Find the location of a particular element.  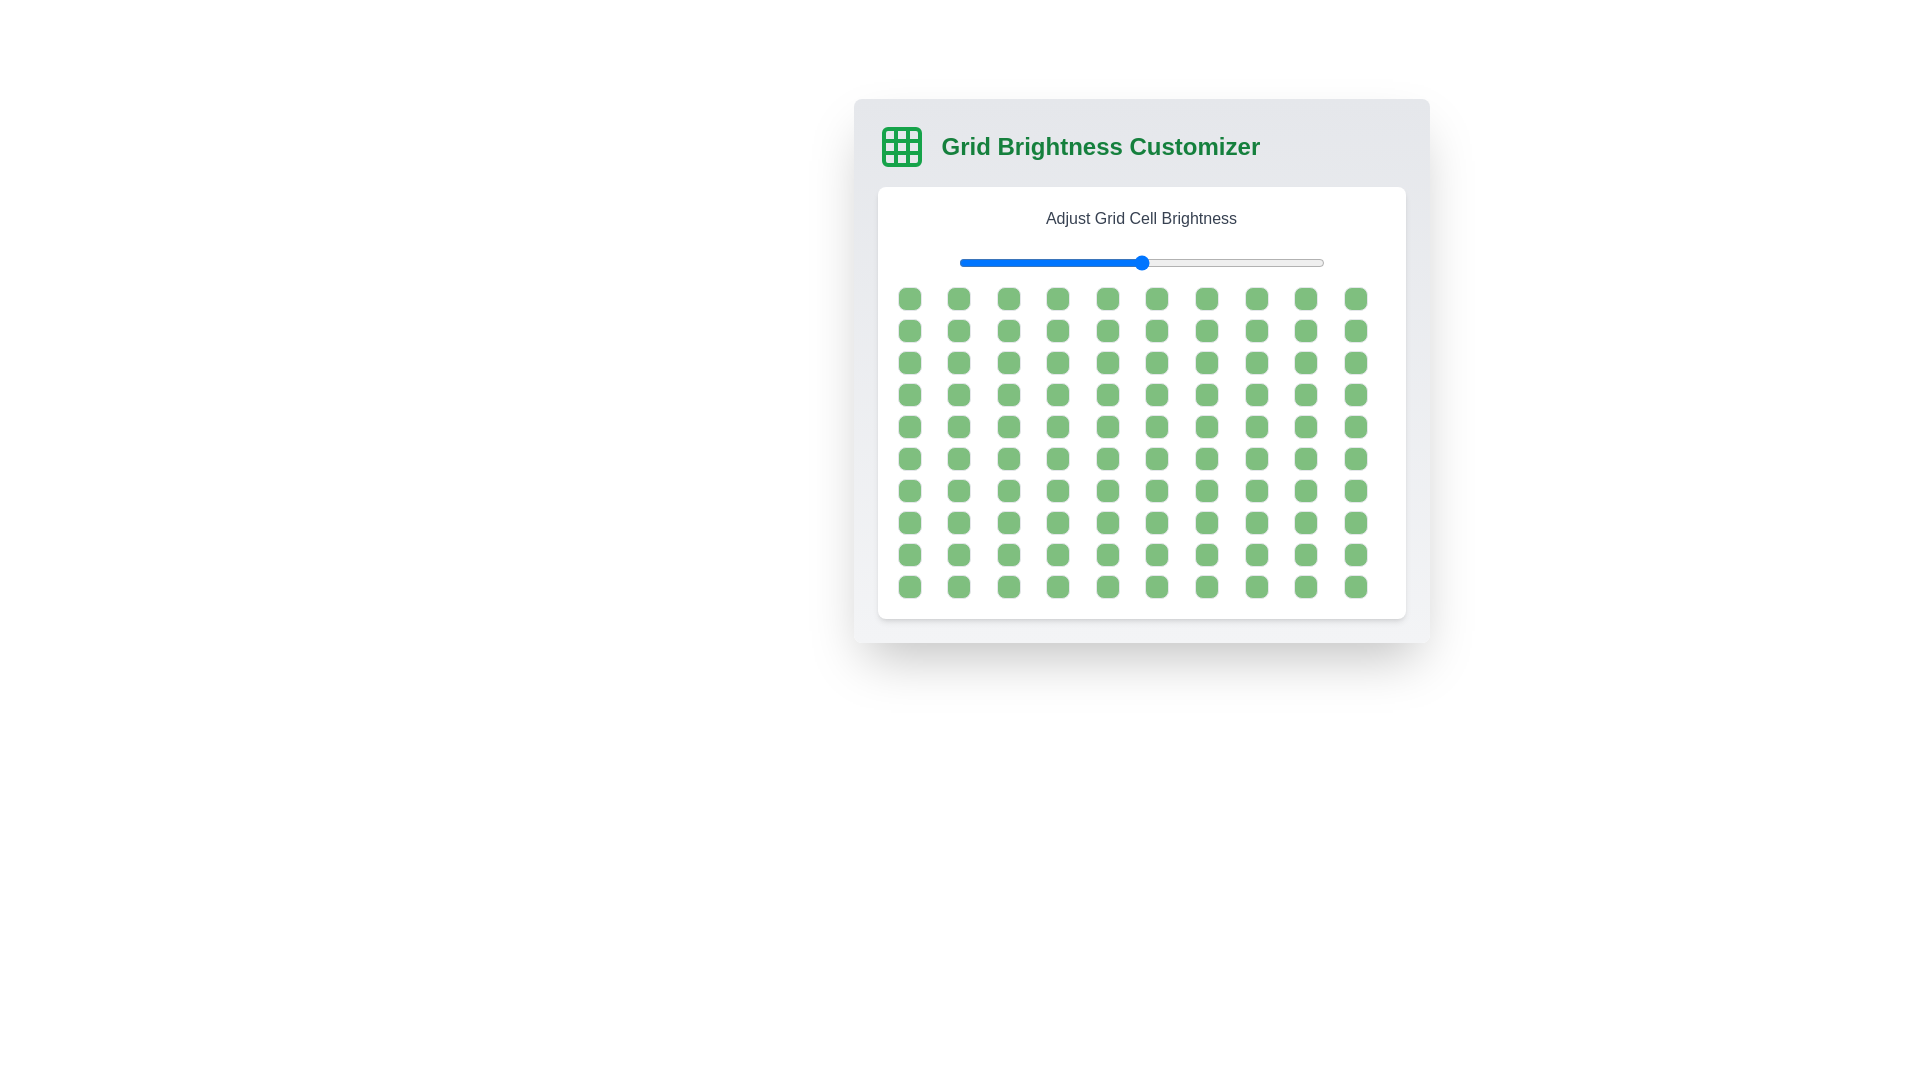

the brightness slider to 7% is located at coordinates (984, 261).